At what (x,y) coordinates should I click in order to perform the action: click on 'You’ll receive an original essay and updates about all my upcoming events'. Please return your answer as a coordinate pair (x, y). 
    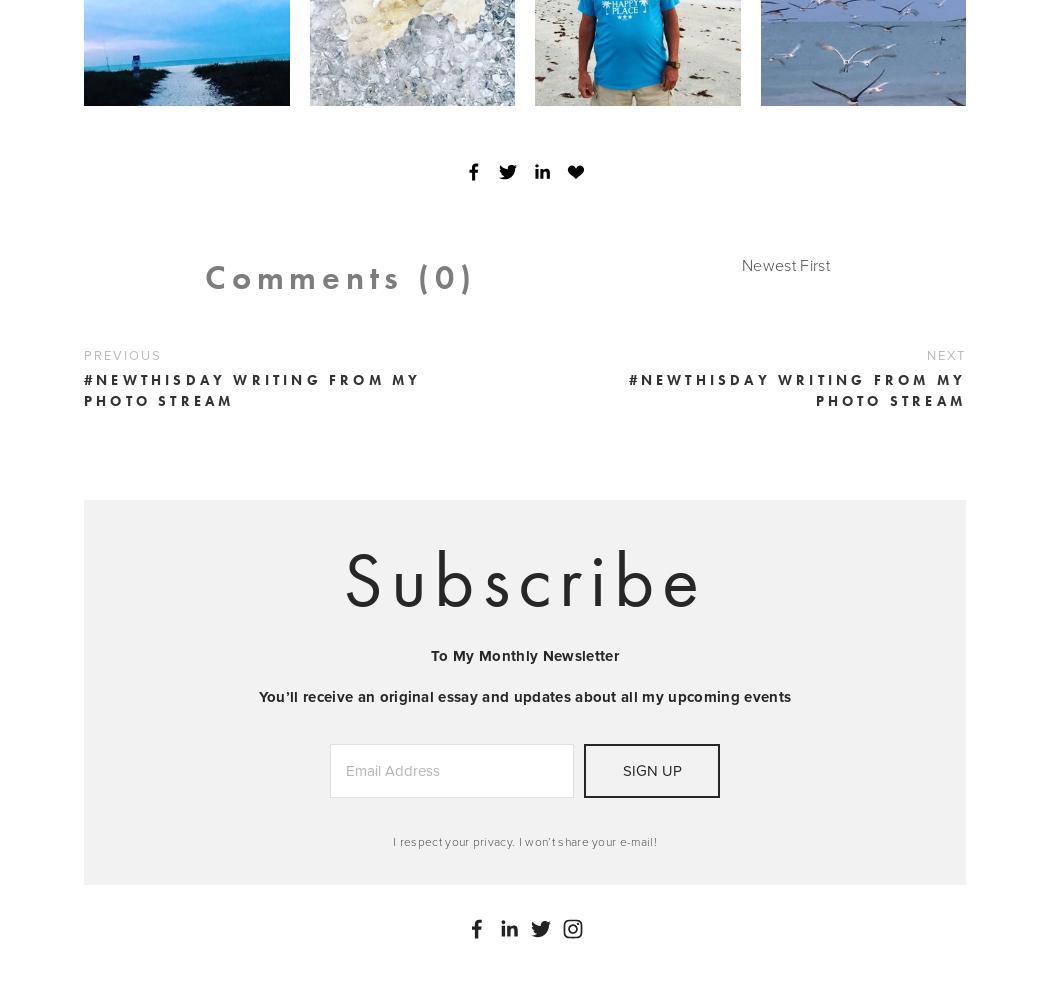
    Looking at the image, I should click on (523, 696).